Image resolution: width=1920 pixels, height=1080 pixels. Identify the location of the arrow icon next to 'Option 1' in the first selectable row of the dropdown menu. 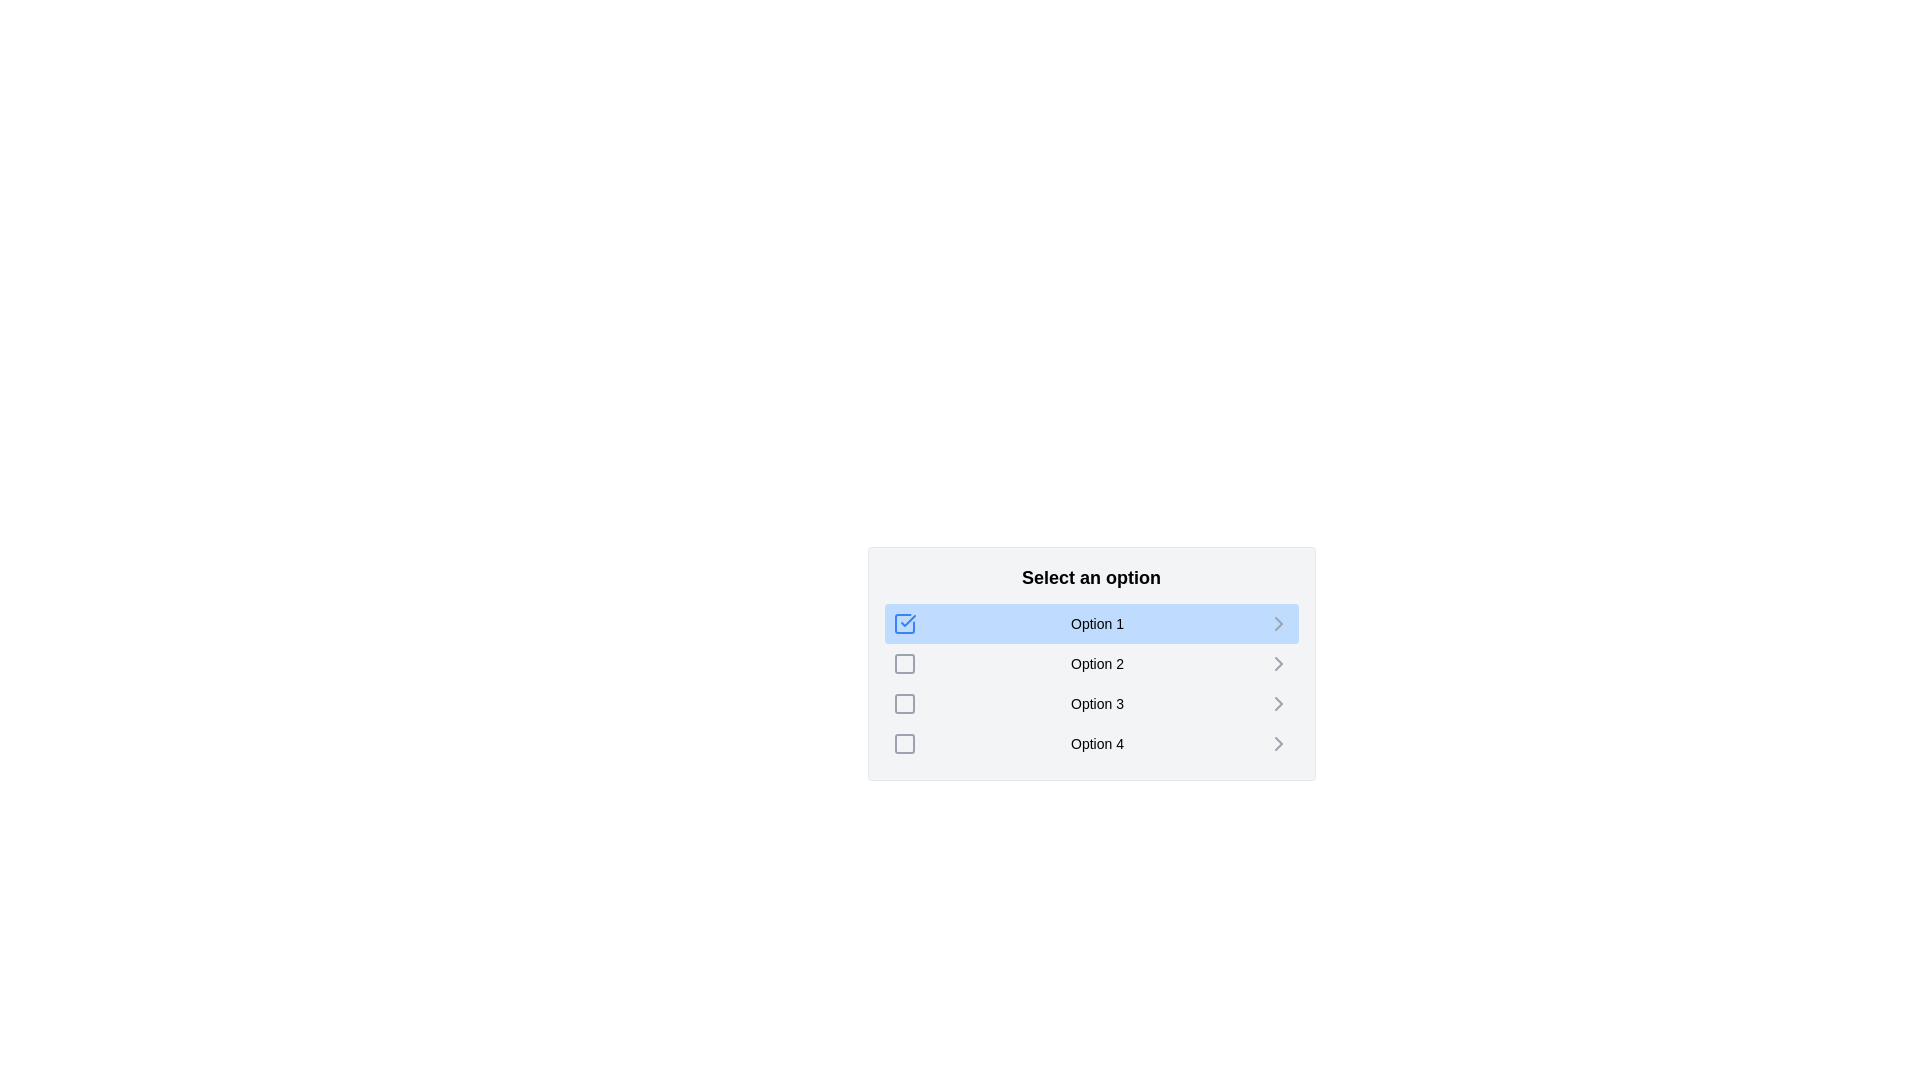
(1277, 623).